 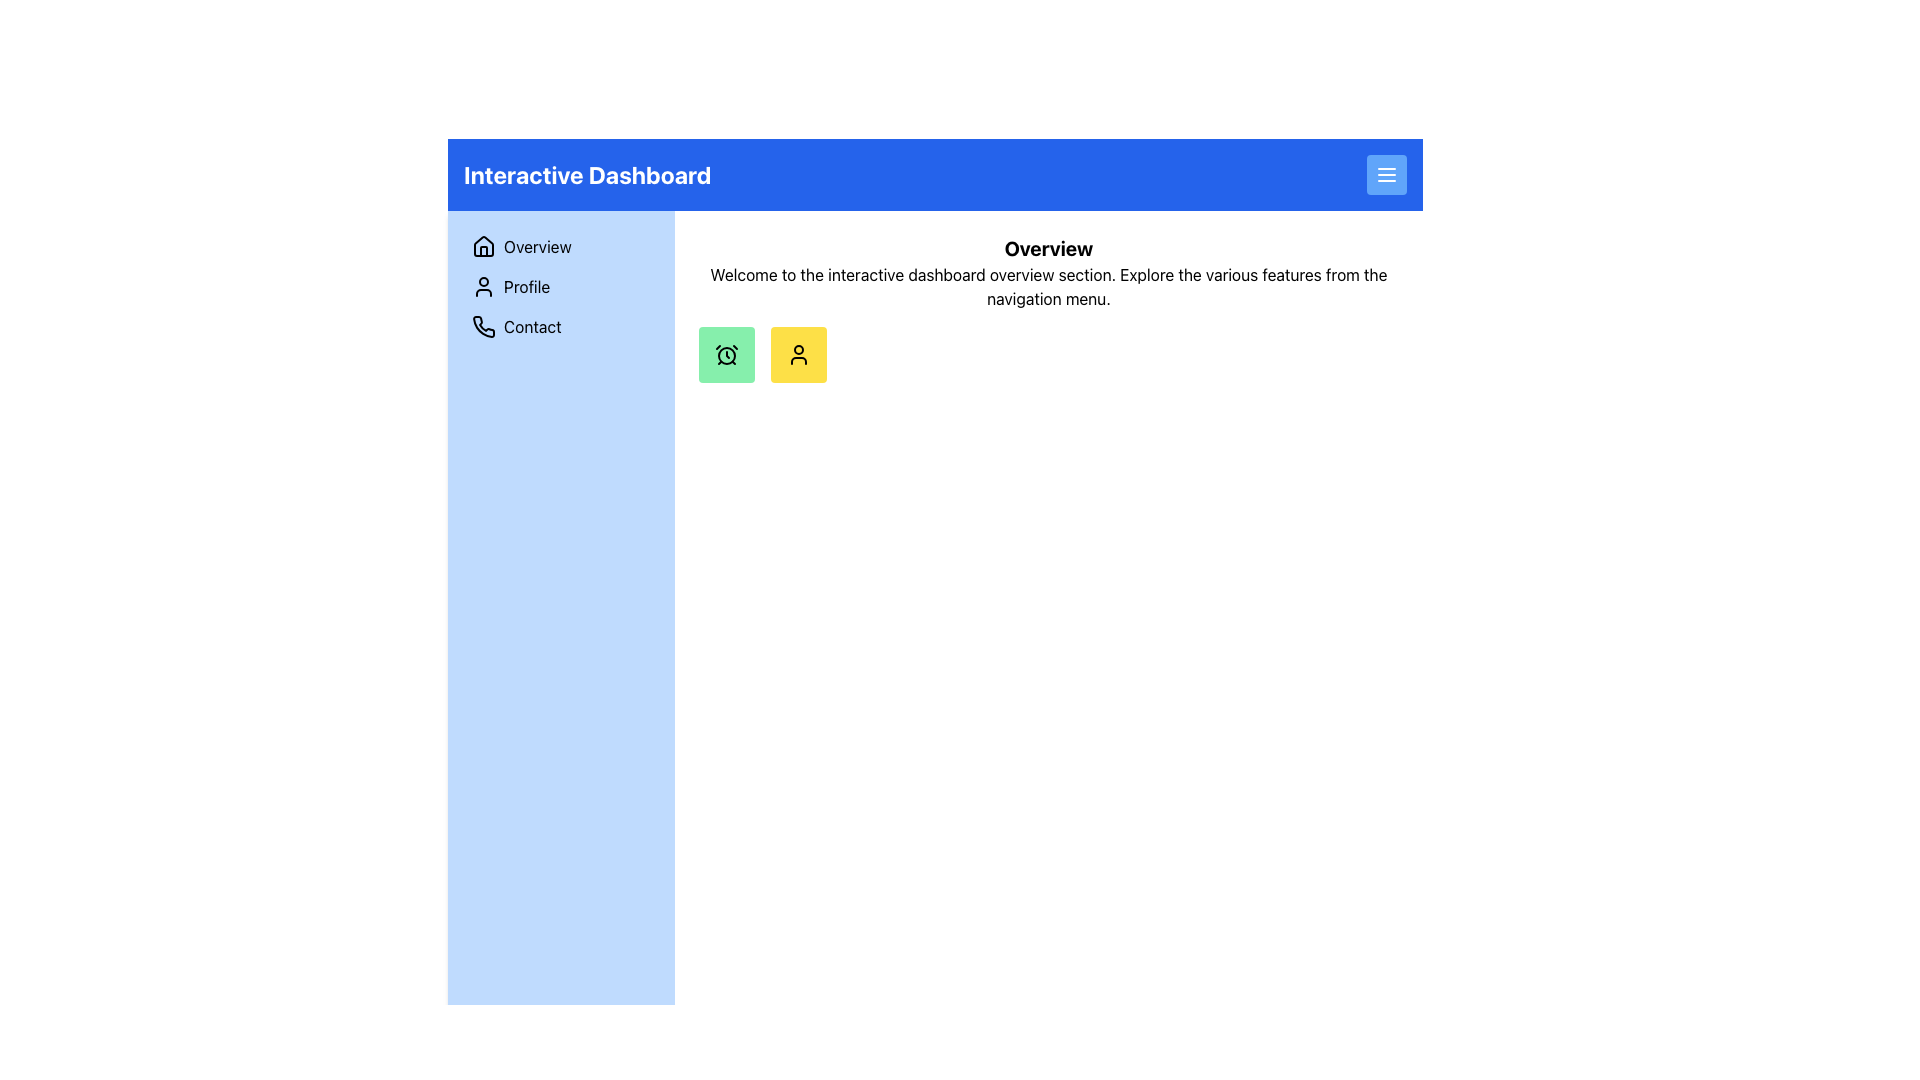 What do you see at coordinates (484, 286) in the screenshot?
I see `the user's profile icon, which is a minimalist circular shape with a stroke outline, located to the left of the 'Profile' text in the vertical navigation menu` at bounding box center [484, 286].